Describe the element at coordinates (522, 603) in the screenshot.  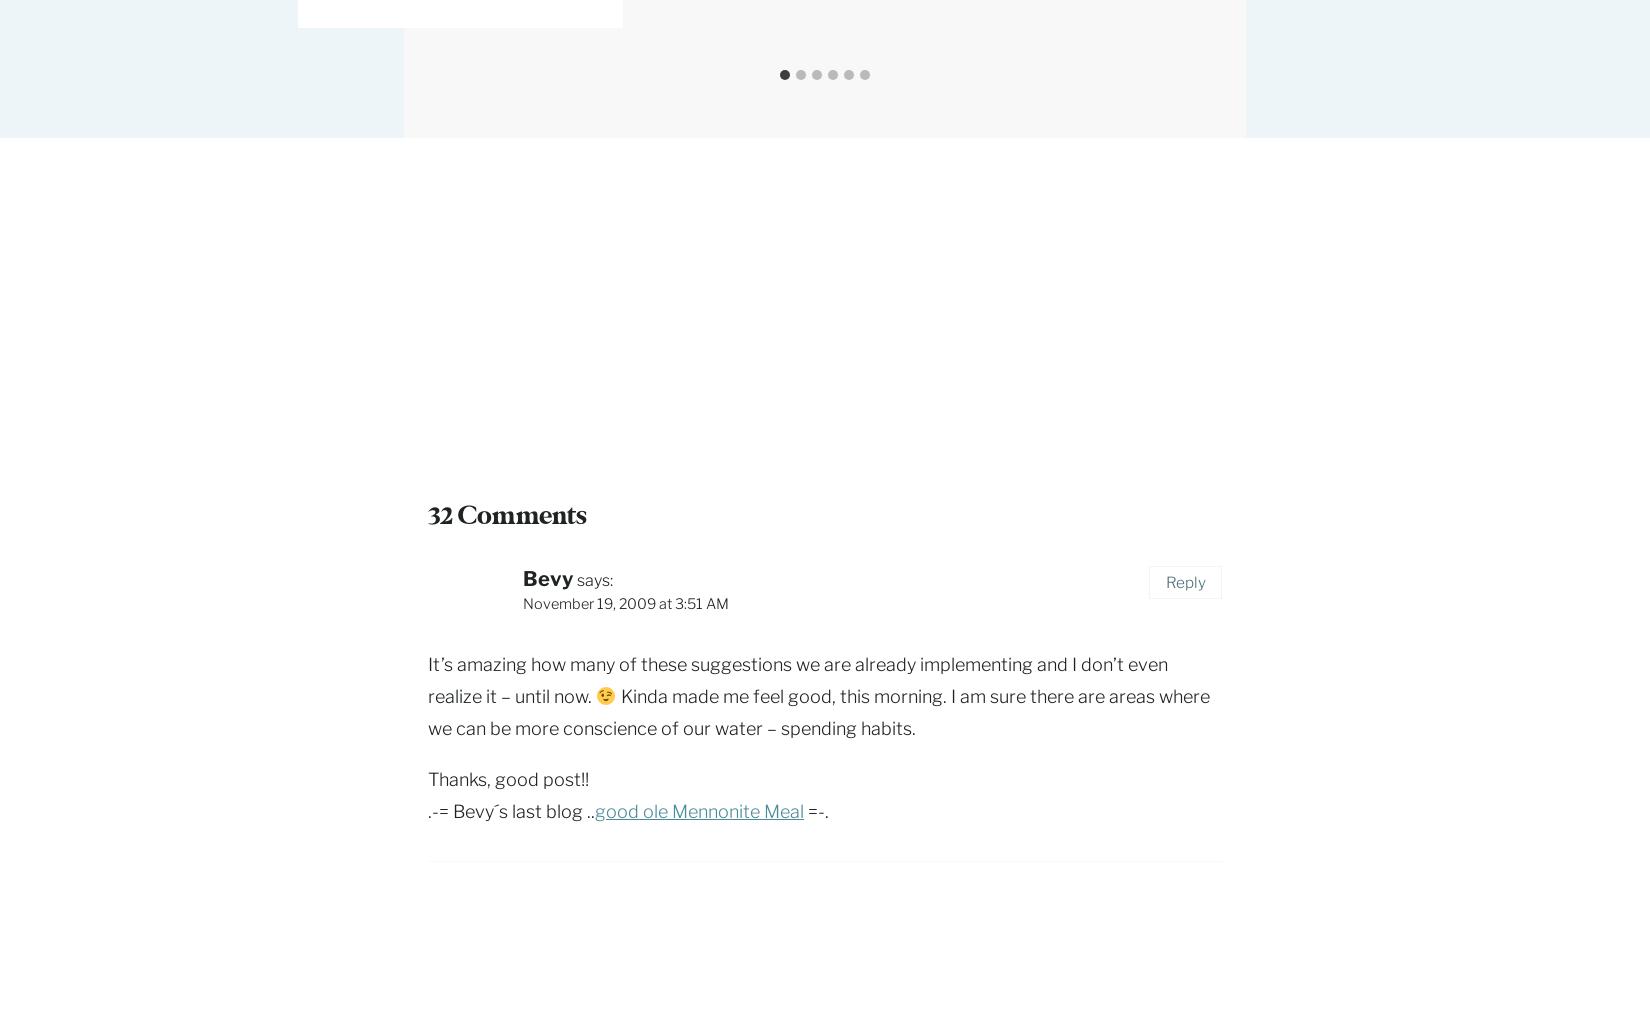
I see `'November 19, 2009 at 3:51 AM'` at that location.